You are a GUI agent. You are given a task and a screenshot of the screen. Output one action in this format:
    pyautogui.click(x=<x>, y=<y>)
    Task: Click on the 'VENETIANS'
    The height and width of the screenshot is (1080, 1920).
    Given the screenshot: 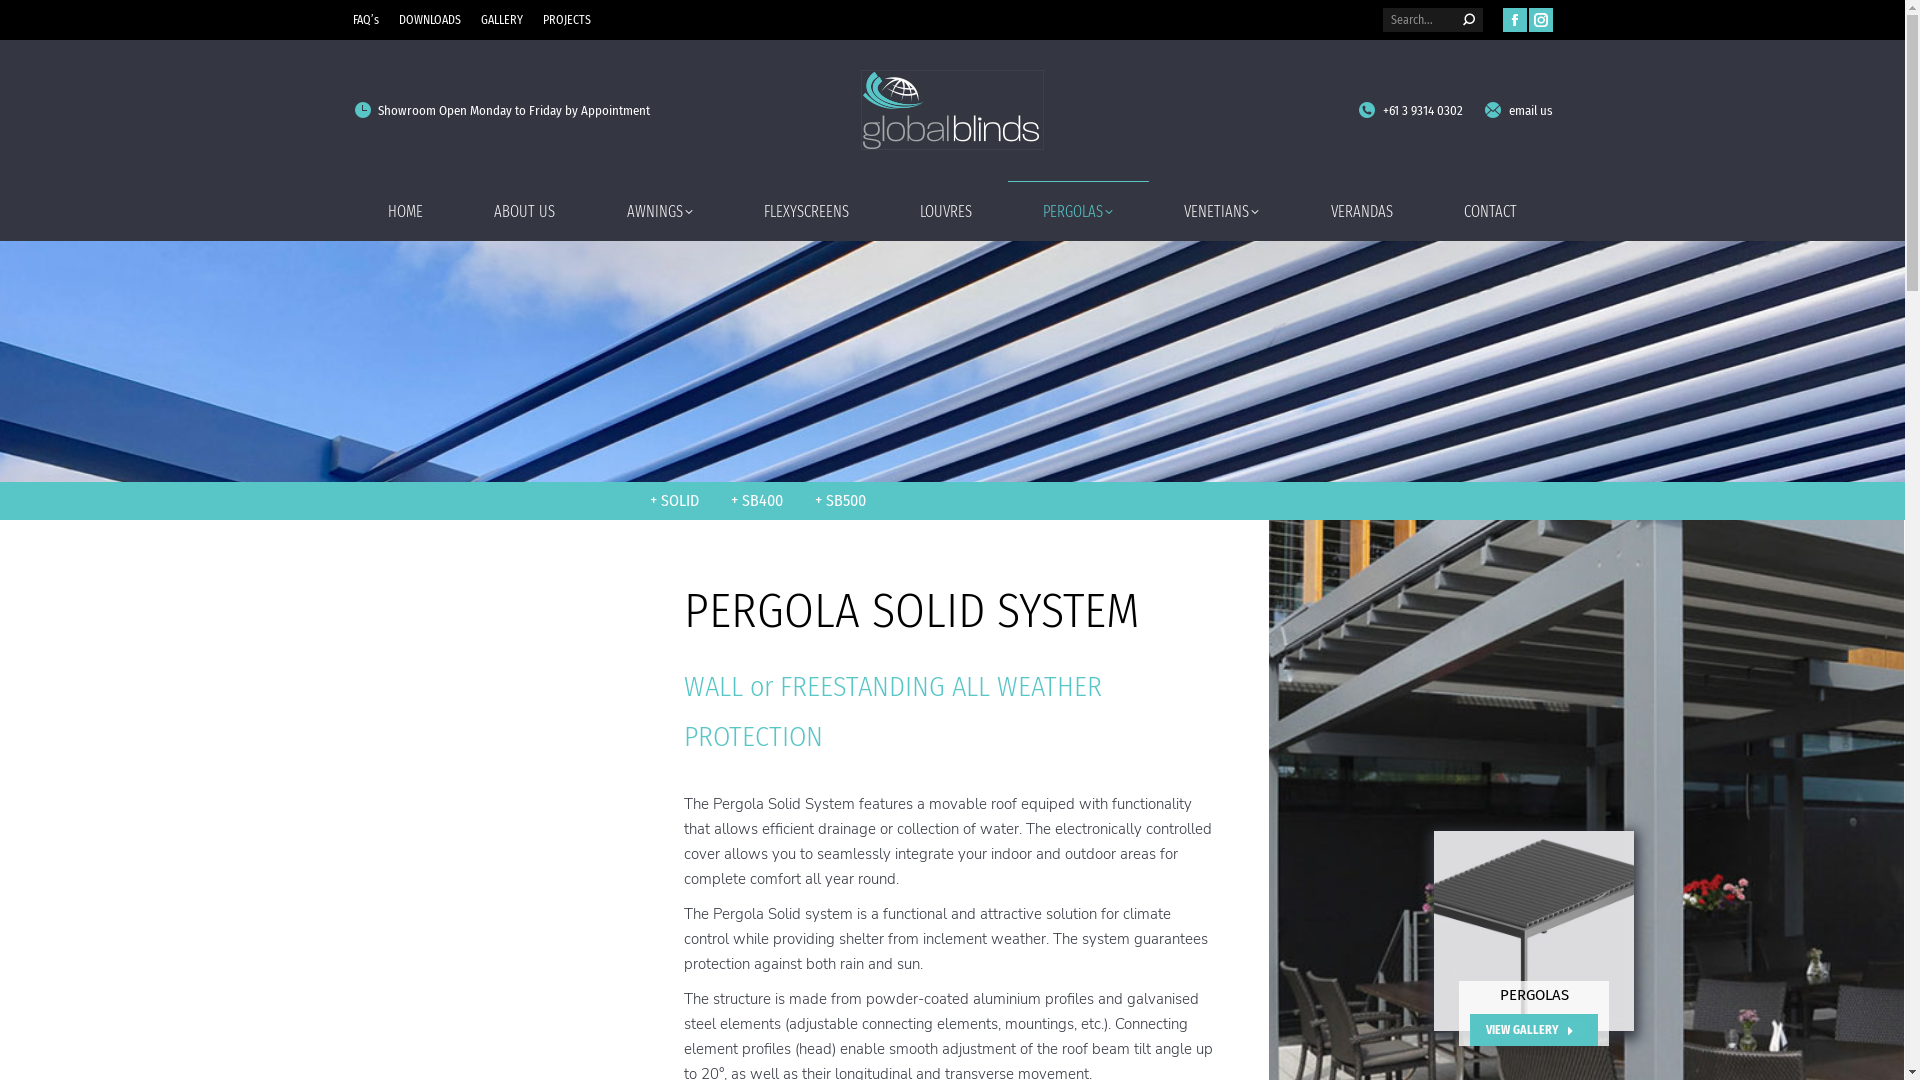 What is the action you would take?
    pyautogui.click(x=1221, y=210)
    